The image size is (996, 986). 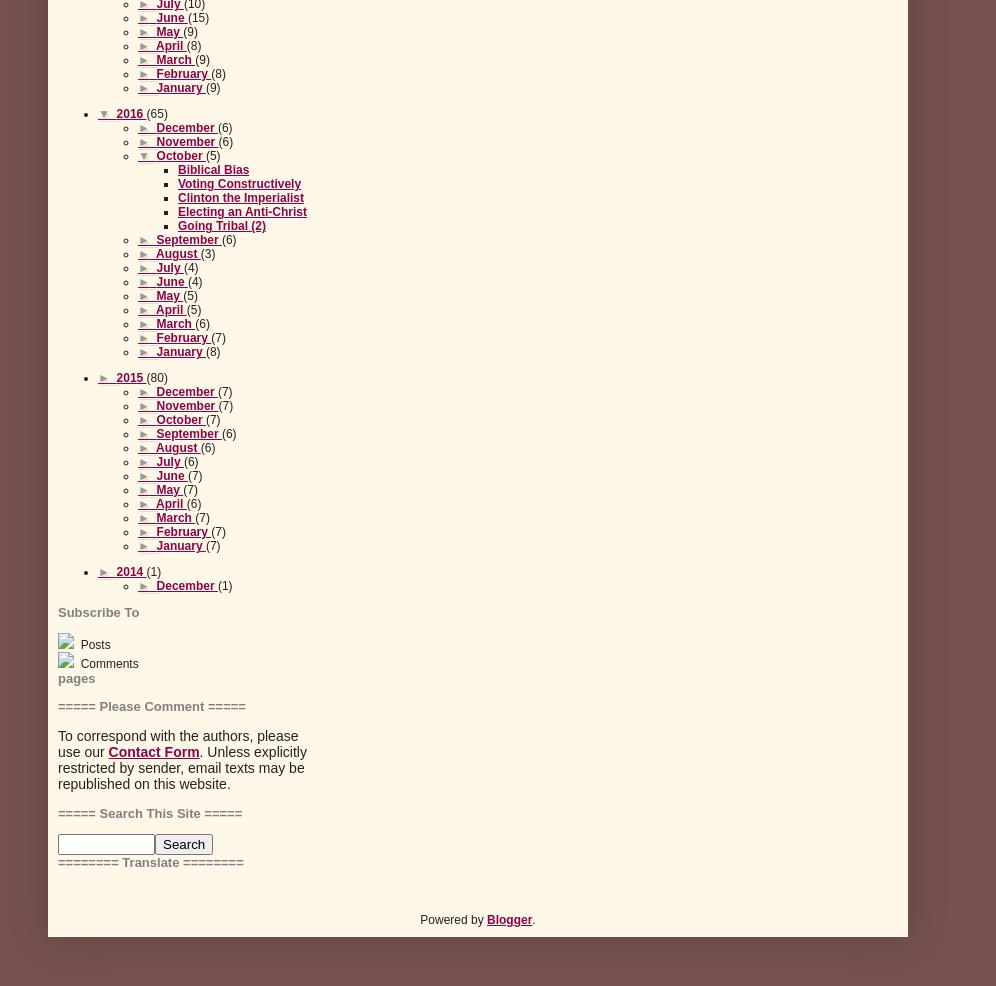 What do you see at coordinates (199, 253) in the screenshot?
I see `'(3)'` at bounding box center [199, 253].